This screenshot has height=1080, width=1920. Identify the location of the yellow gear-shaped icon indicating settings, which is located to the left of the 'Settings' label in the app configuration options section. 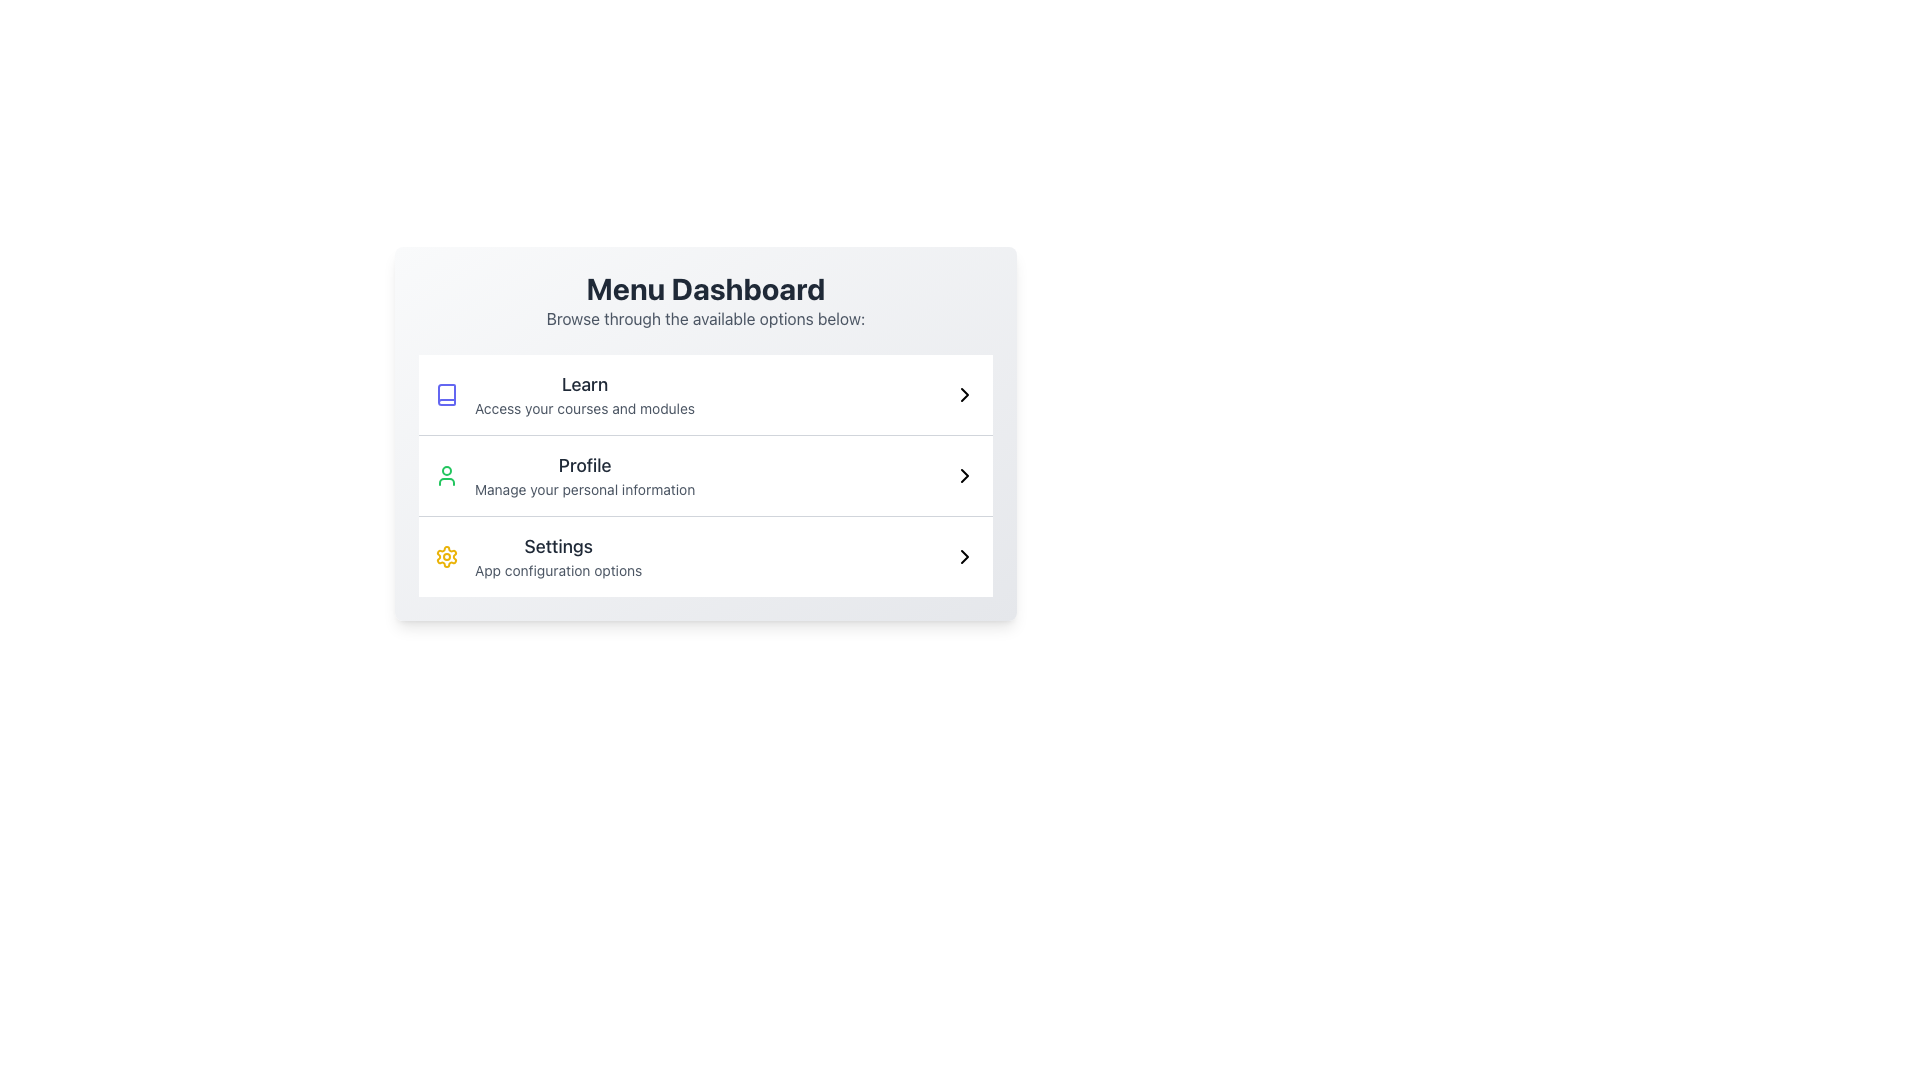
(445, 556).